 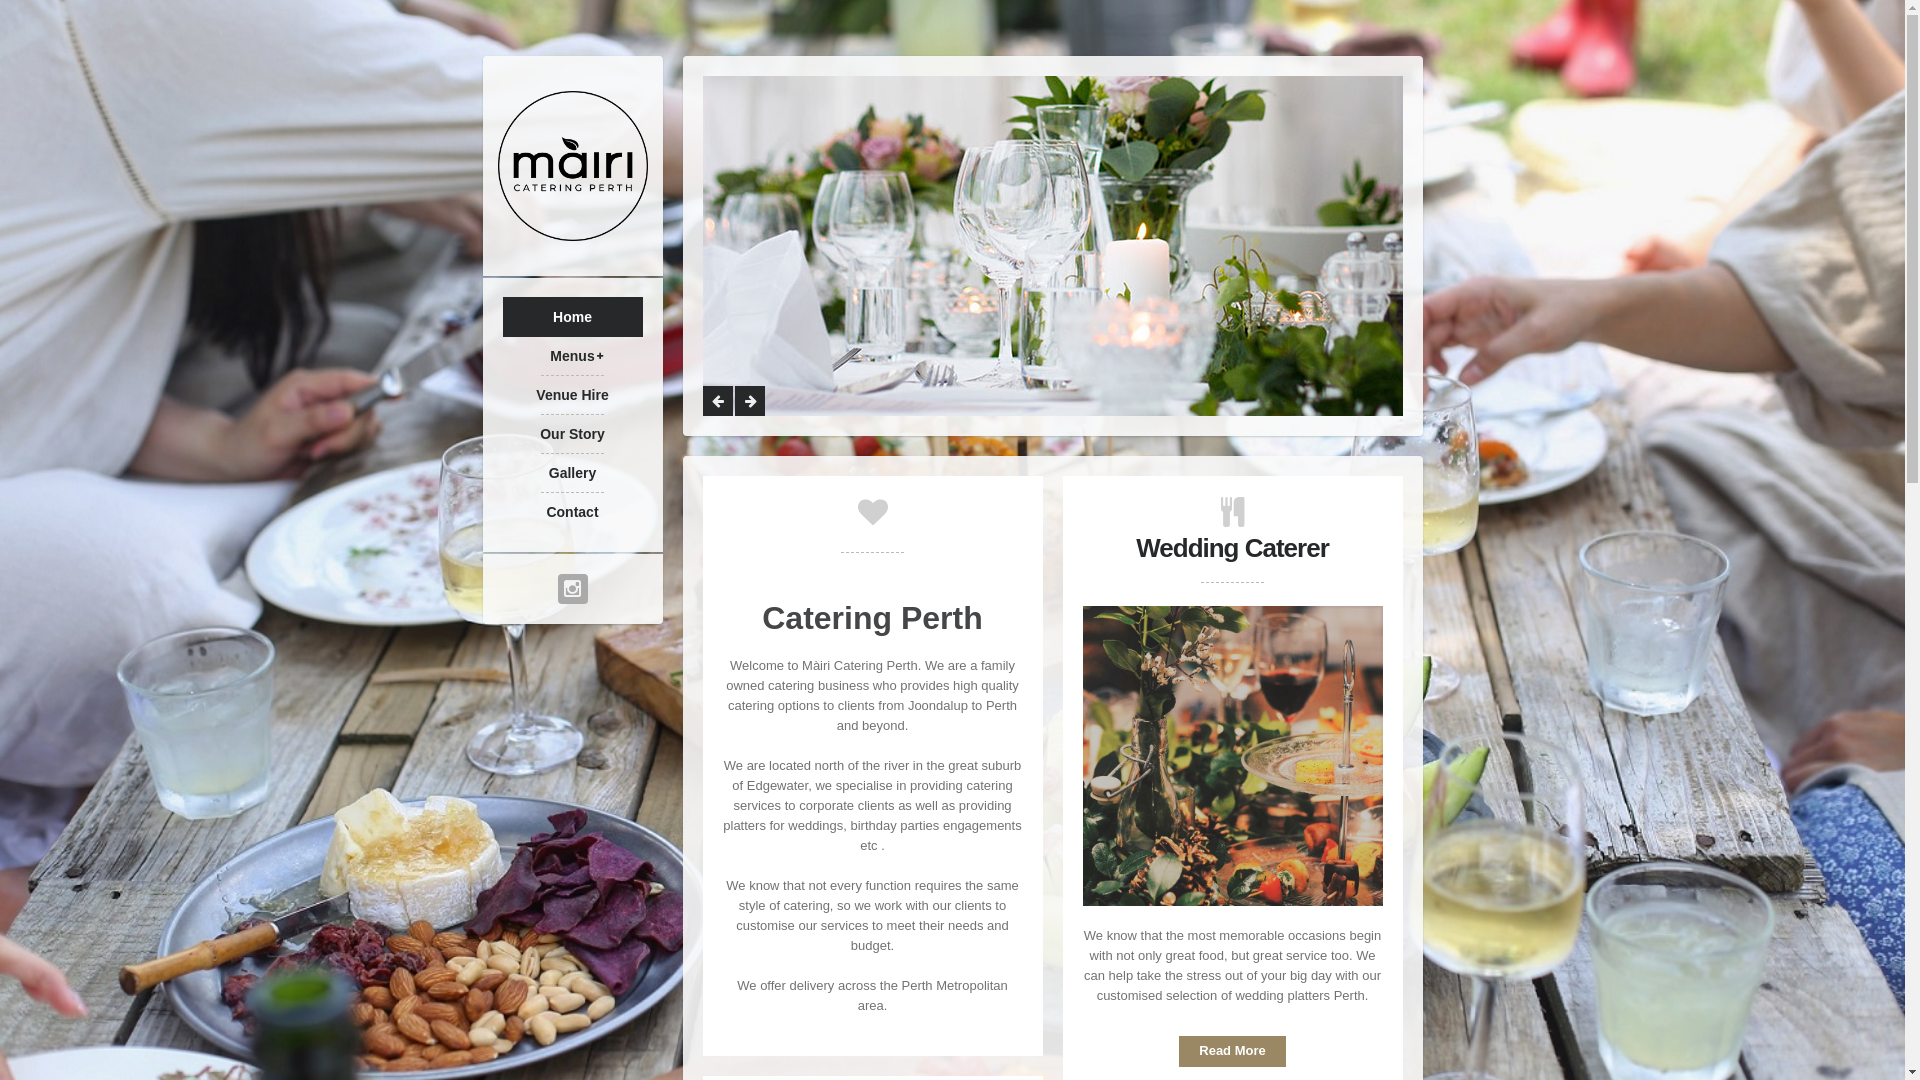 What do you see at coordinates (502, 433) in the screenshot?
I see `'Our Story'` at bounding box center [502, 433].